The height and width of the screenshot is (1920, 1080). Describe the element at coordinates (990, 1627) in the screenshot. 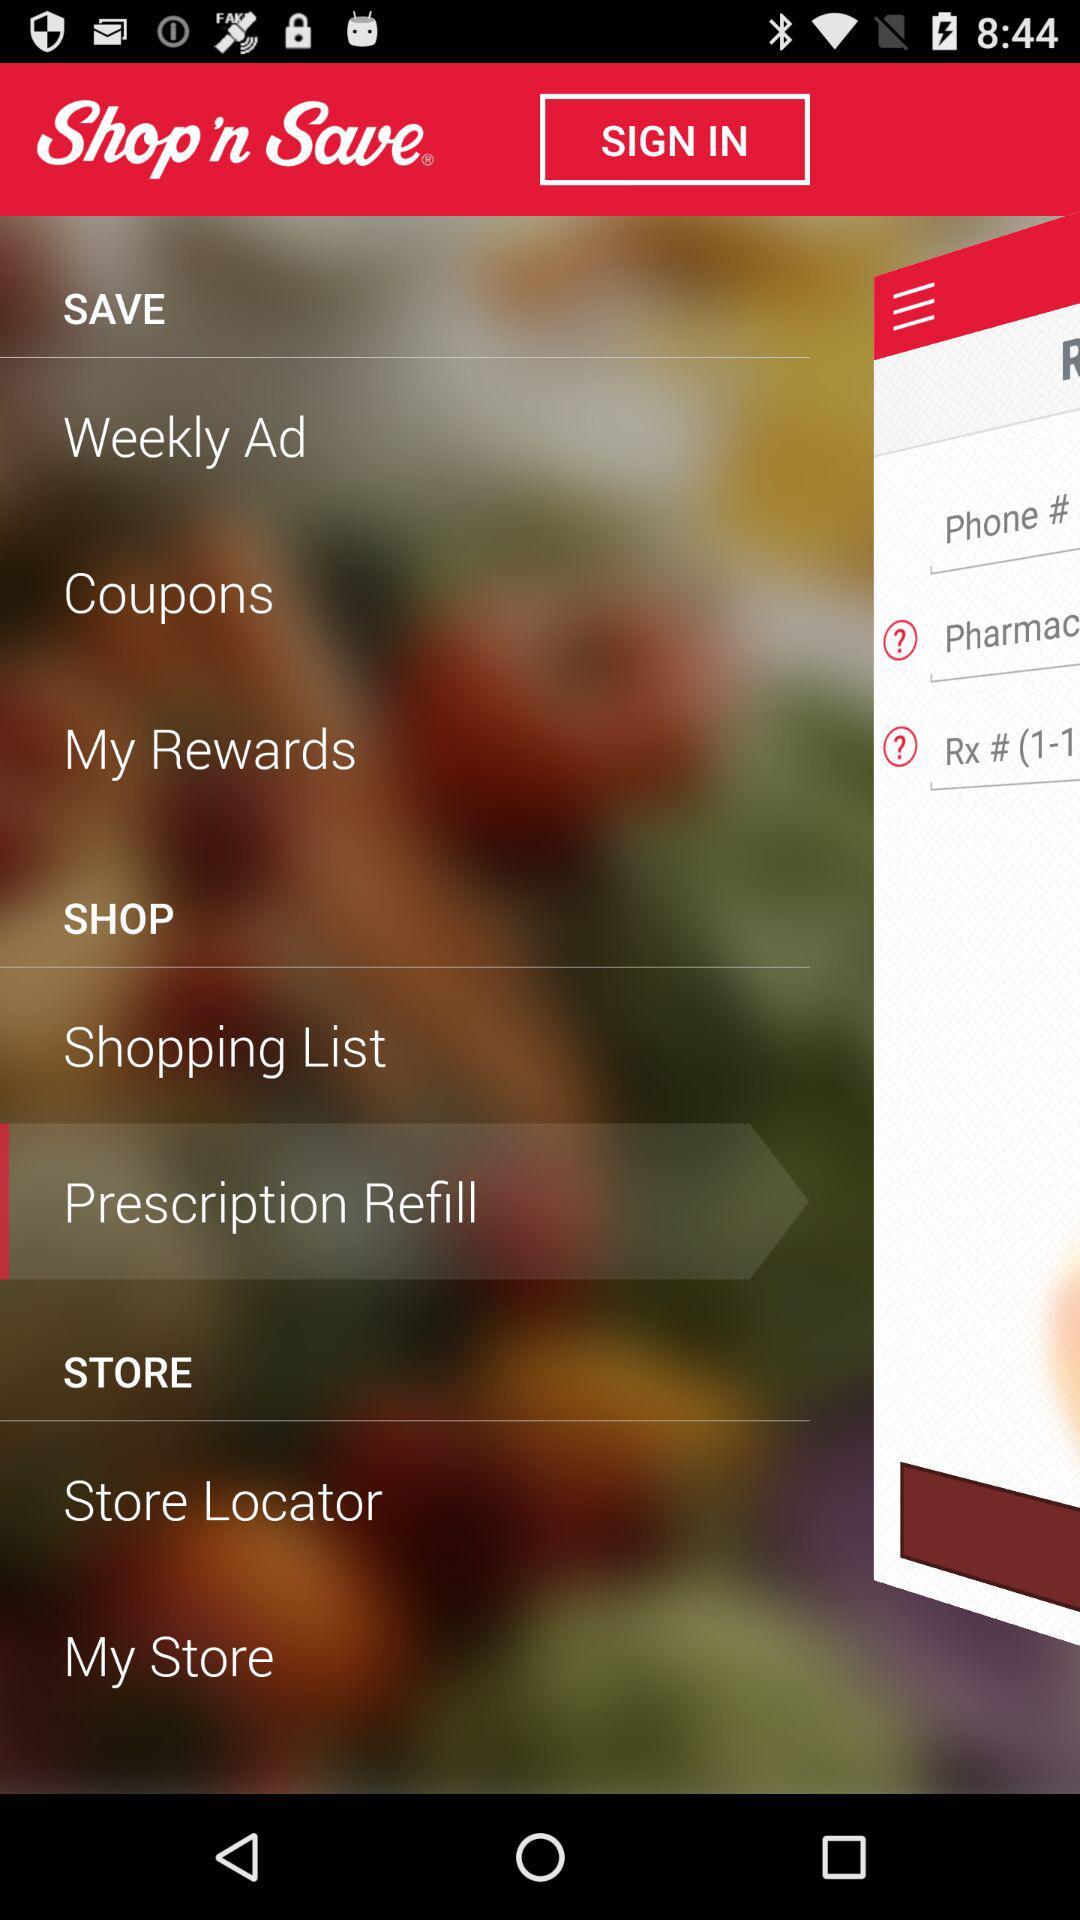

I see `the item next to the store locator icon` at that location.